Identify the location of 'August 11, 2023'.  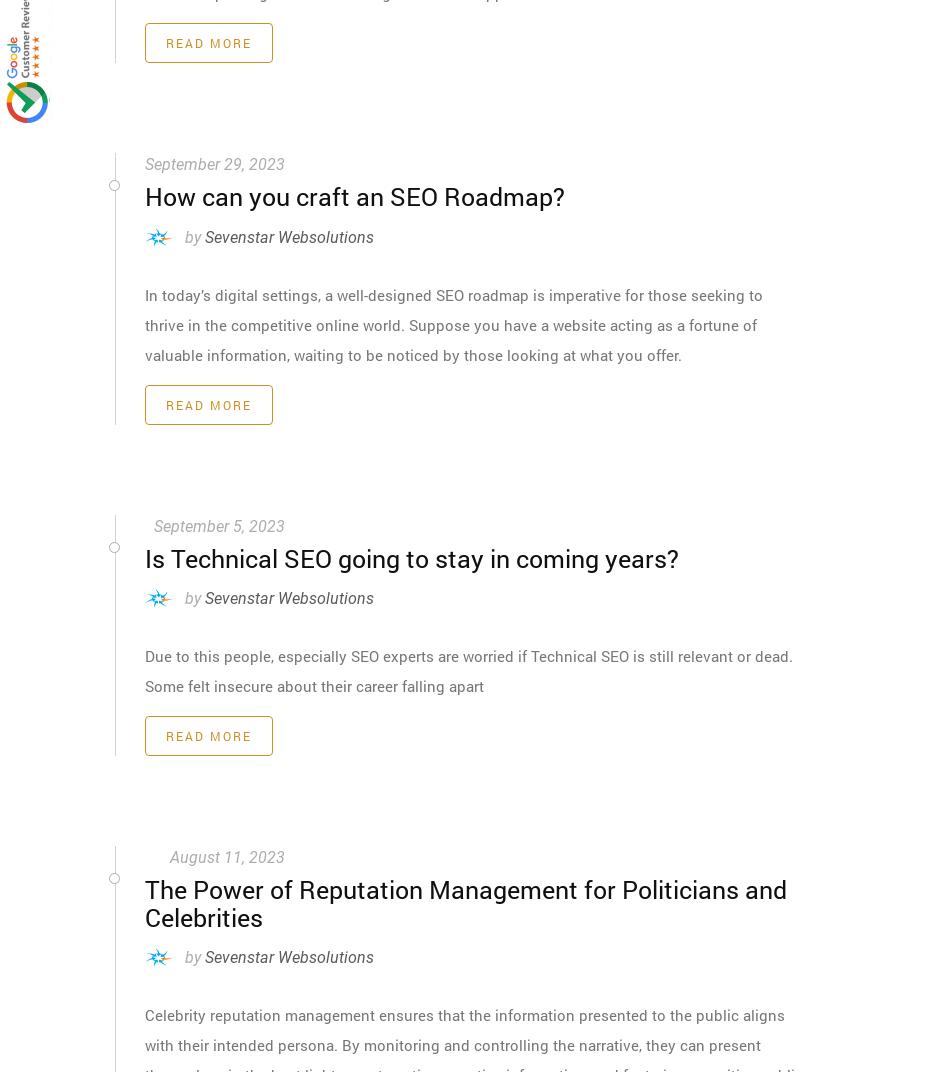
(227, 856).